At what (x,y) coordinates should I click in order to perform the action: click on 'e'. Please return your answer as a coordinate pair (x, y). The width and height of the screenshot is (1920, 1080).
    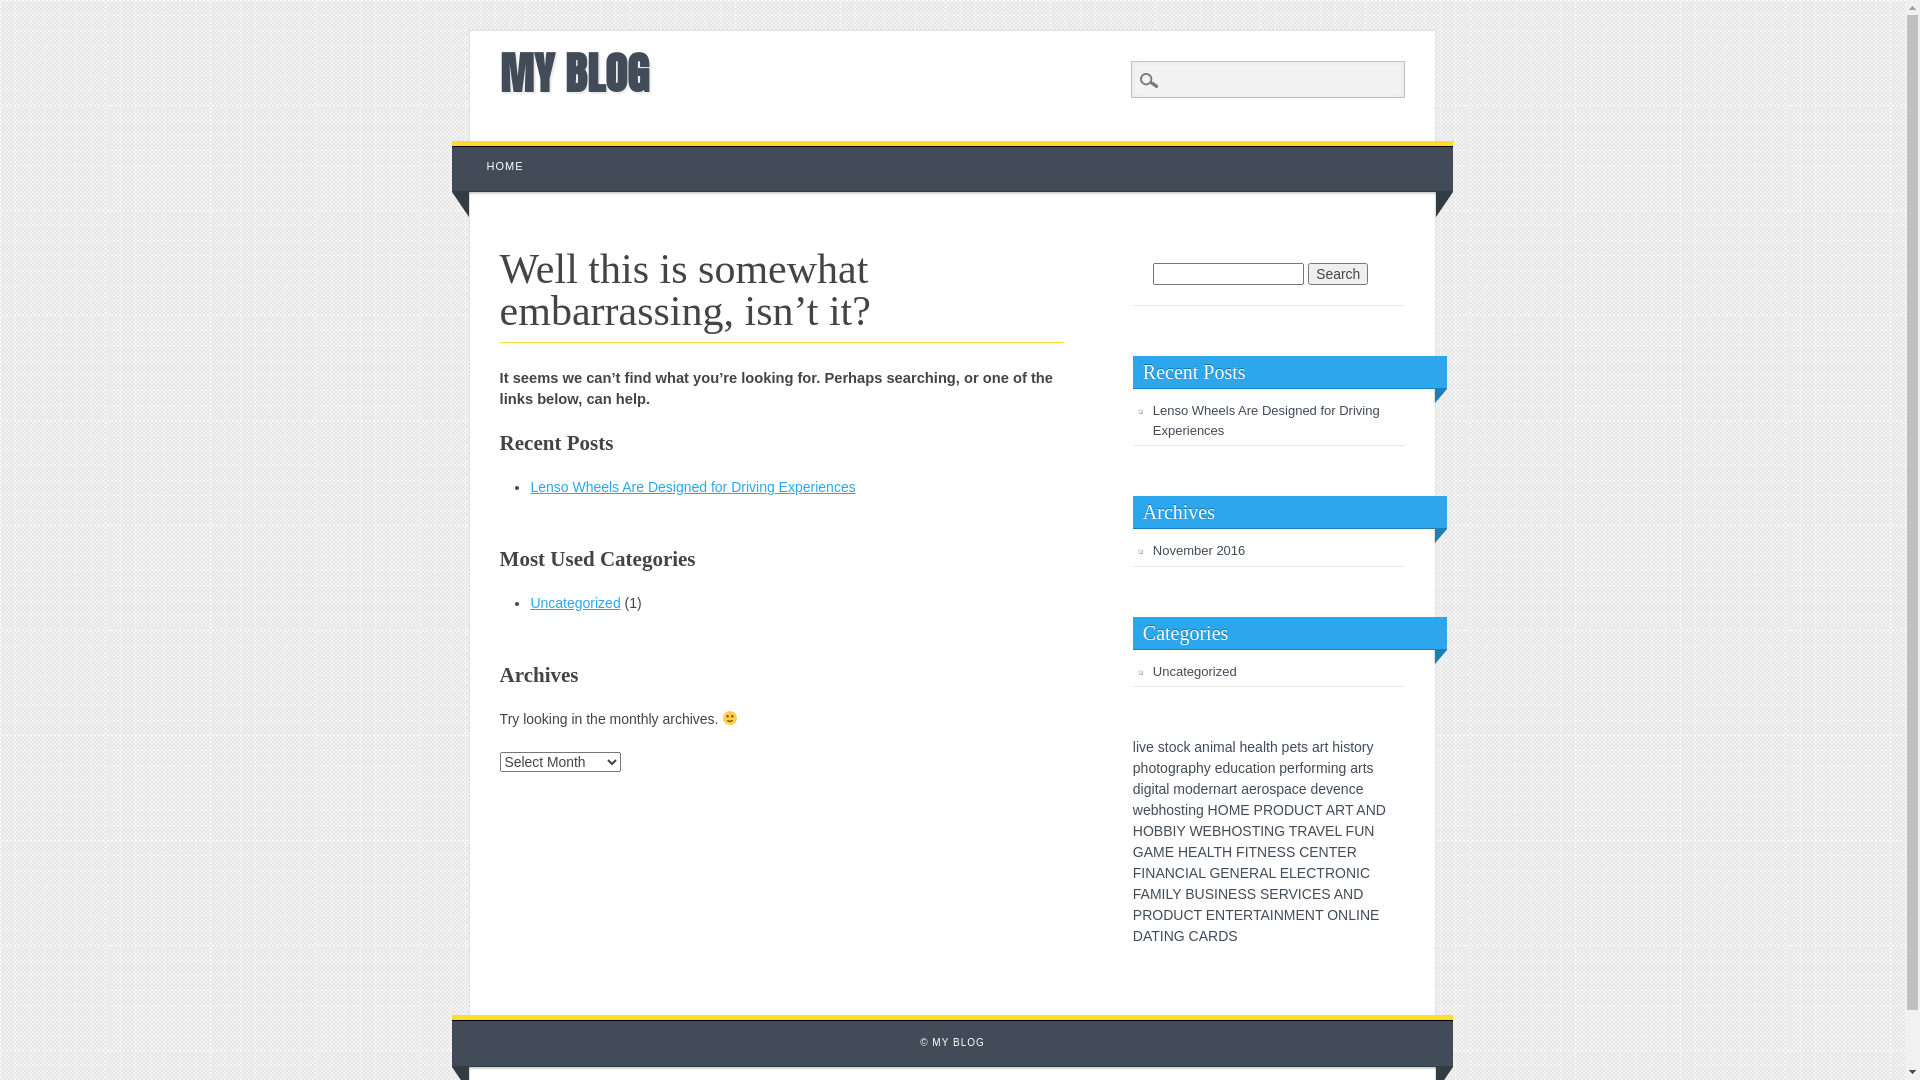
    Looking at the image, I should click on (1200, 788).